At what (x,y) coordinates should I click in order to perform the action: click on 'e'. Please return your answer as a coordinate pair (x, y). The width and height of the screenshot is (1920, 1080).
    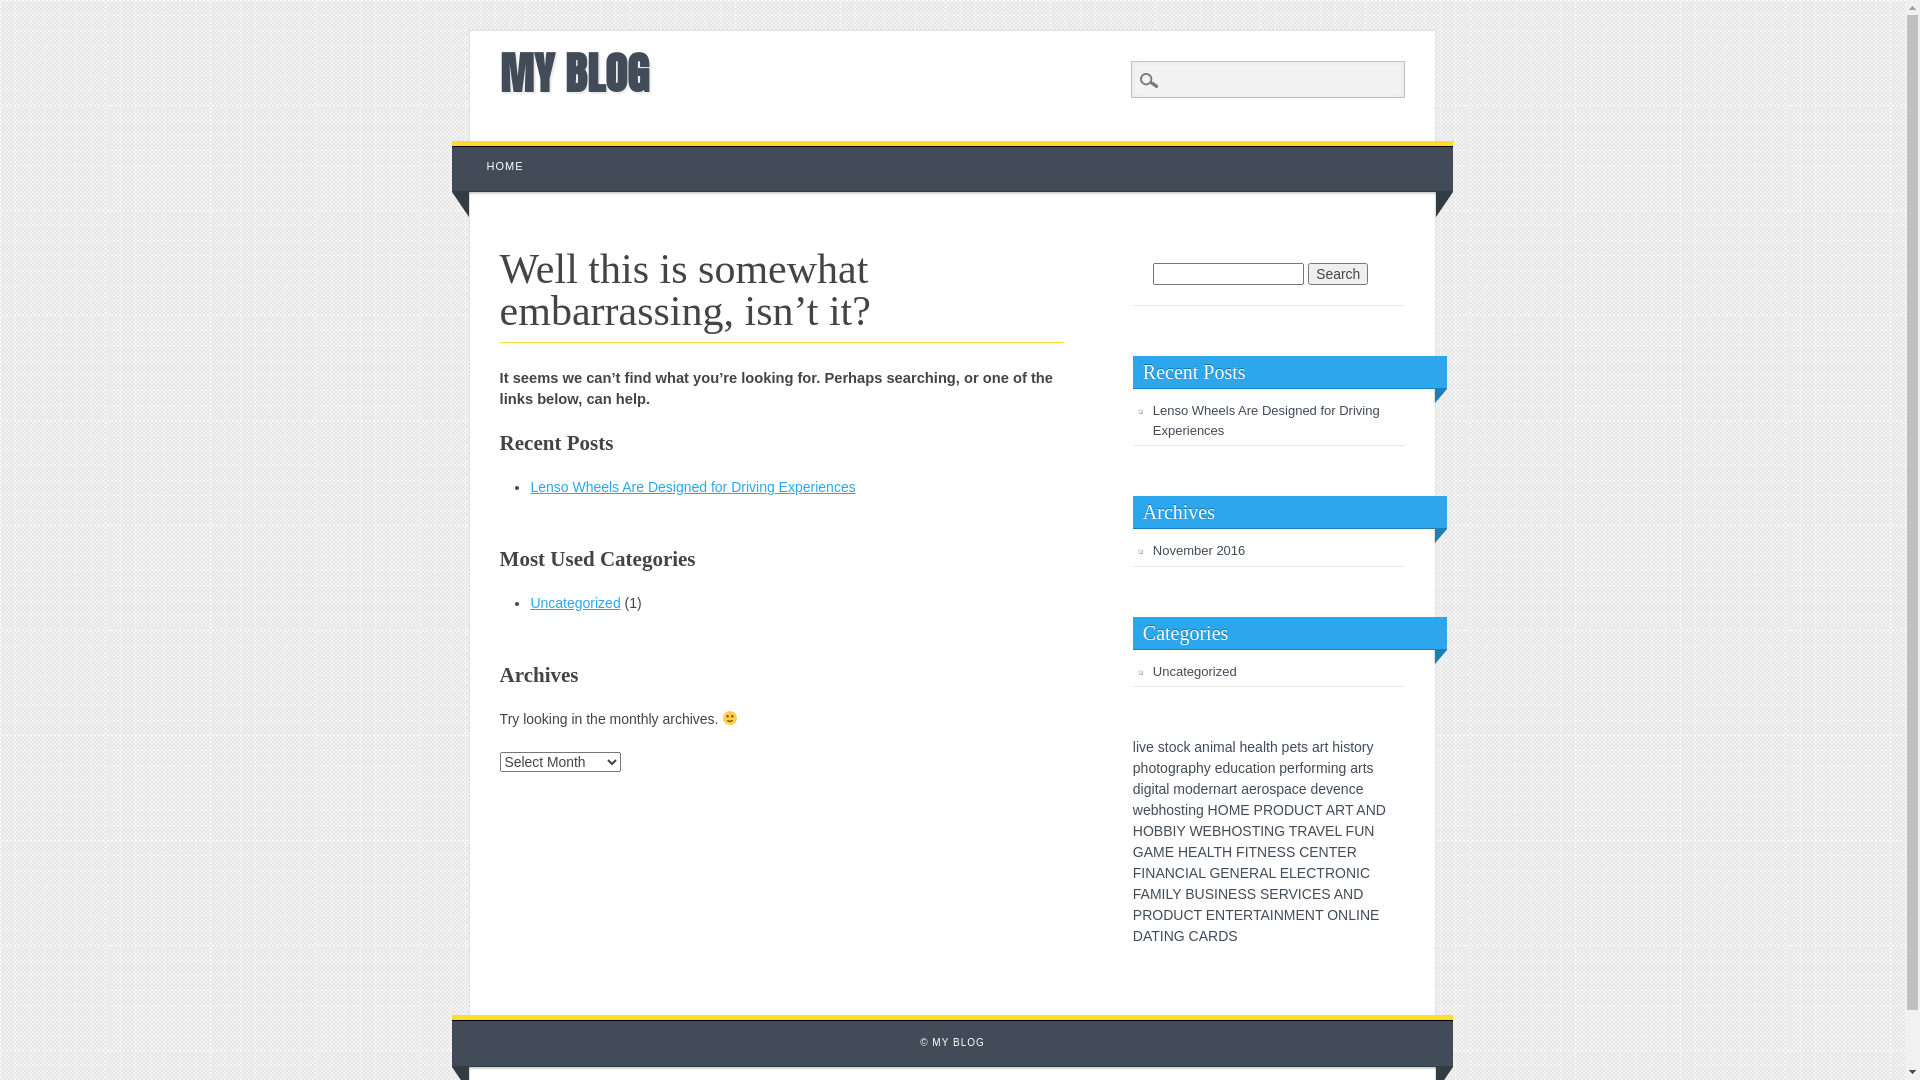
    Looking at the image, I should click on (1200, 788).